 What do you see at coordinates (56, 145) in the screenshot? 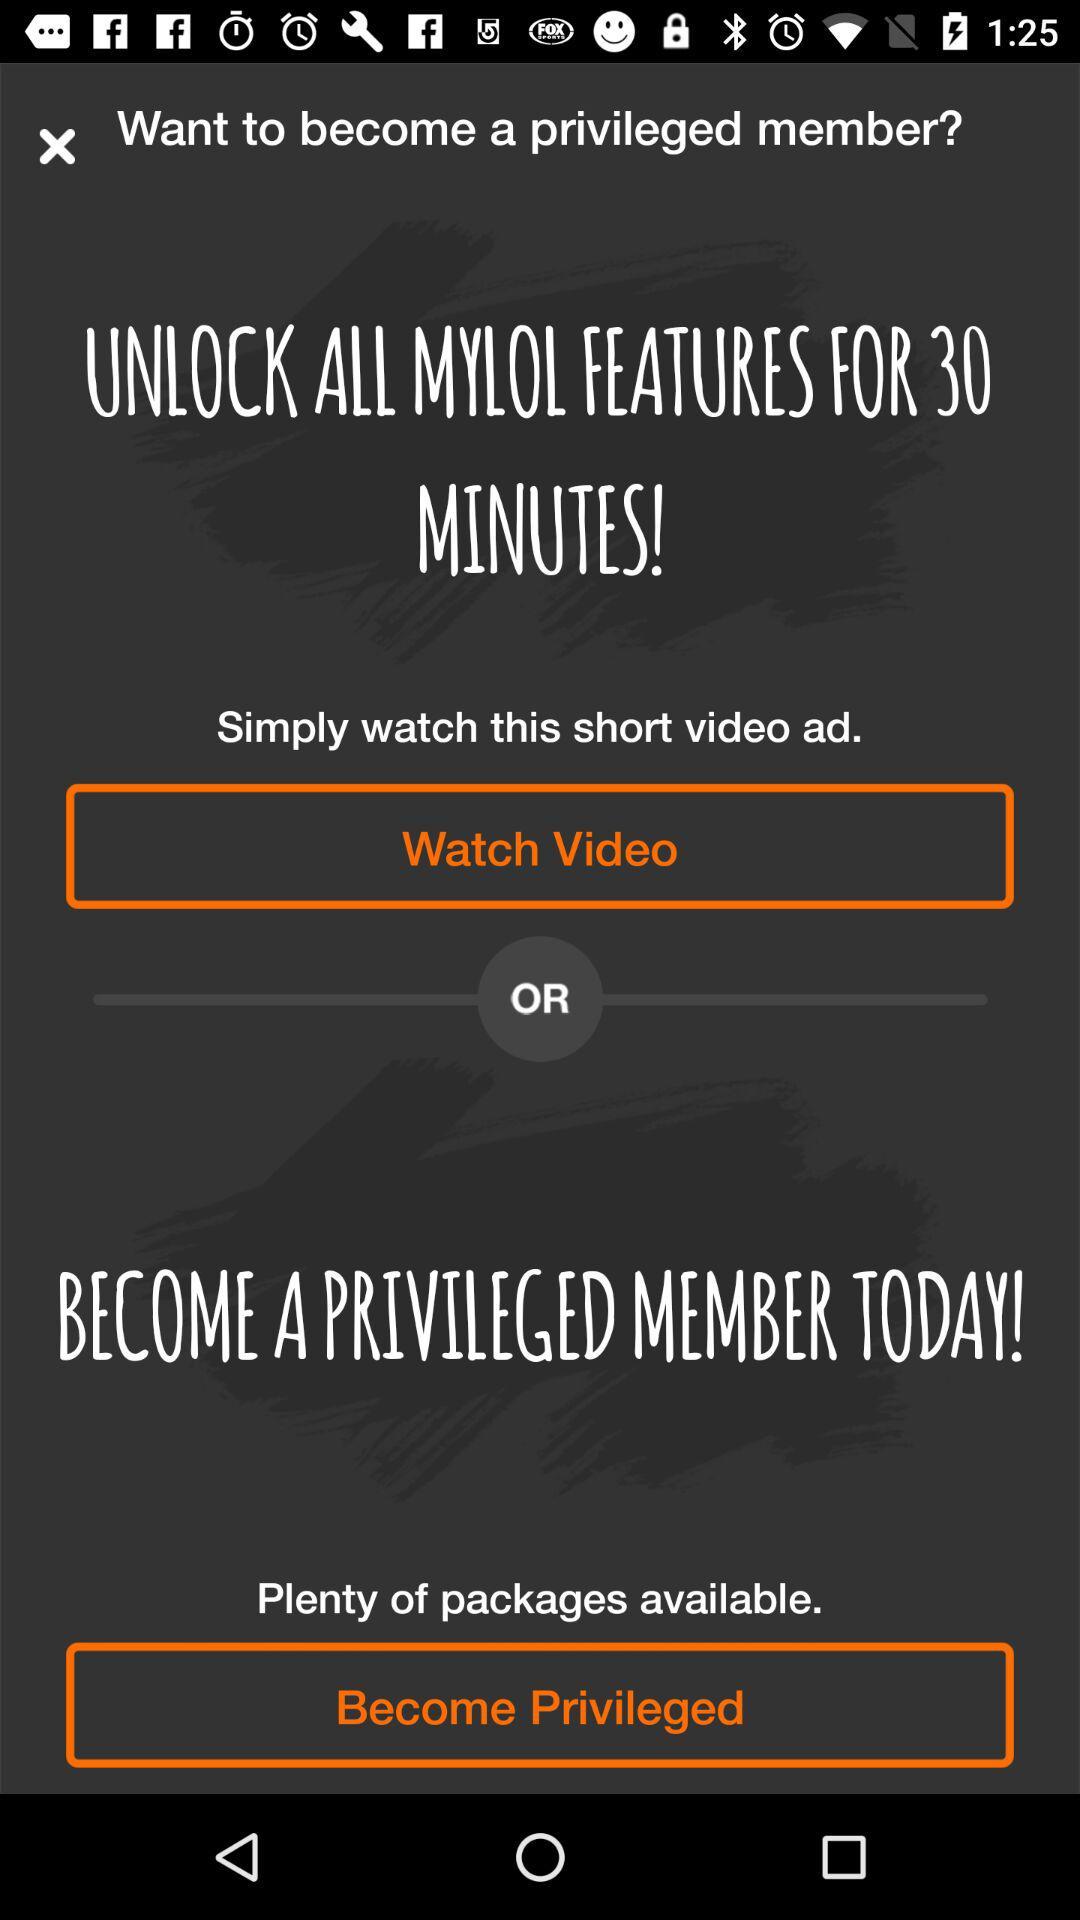
I see `the icon at the top left corner` at bounding box center [56, 145].